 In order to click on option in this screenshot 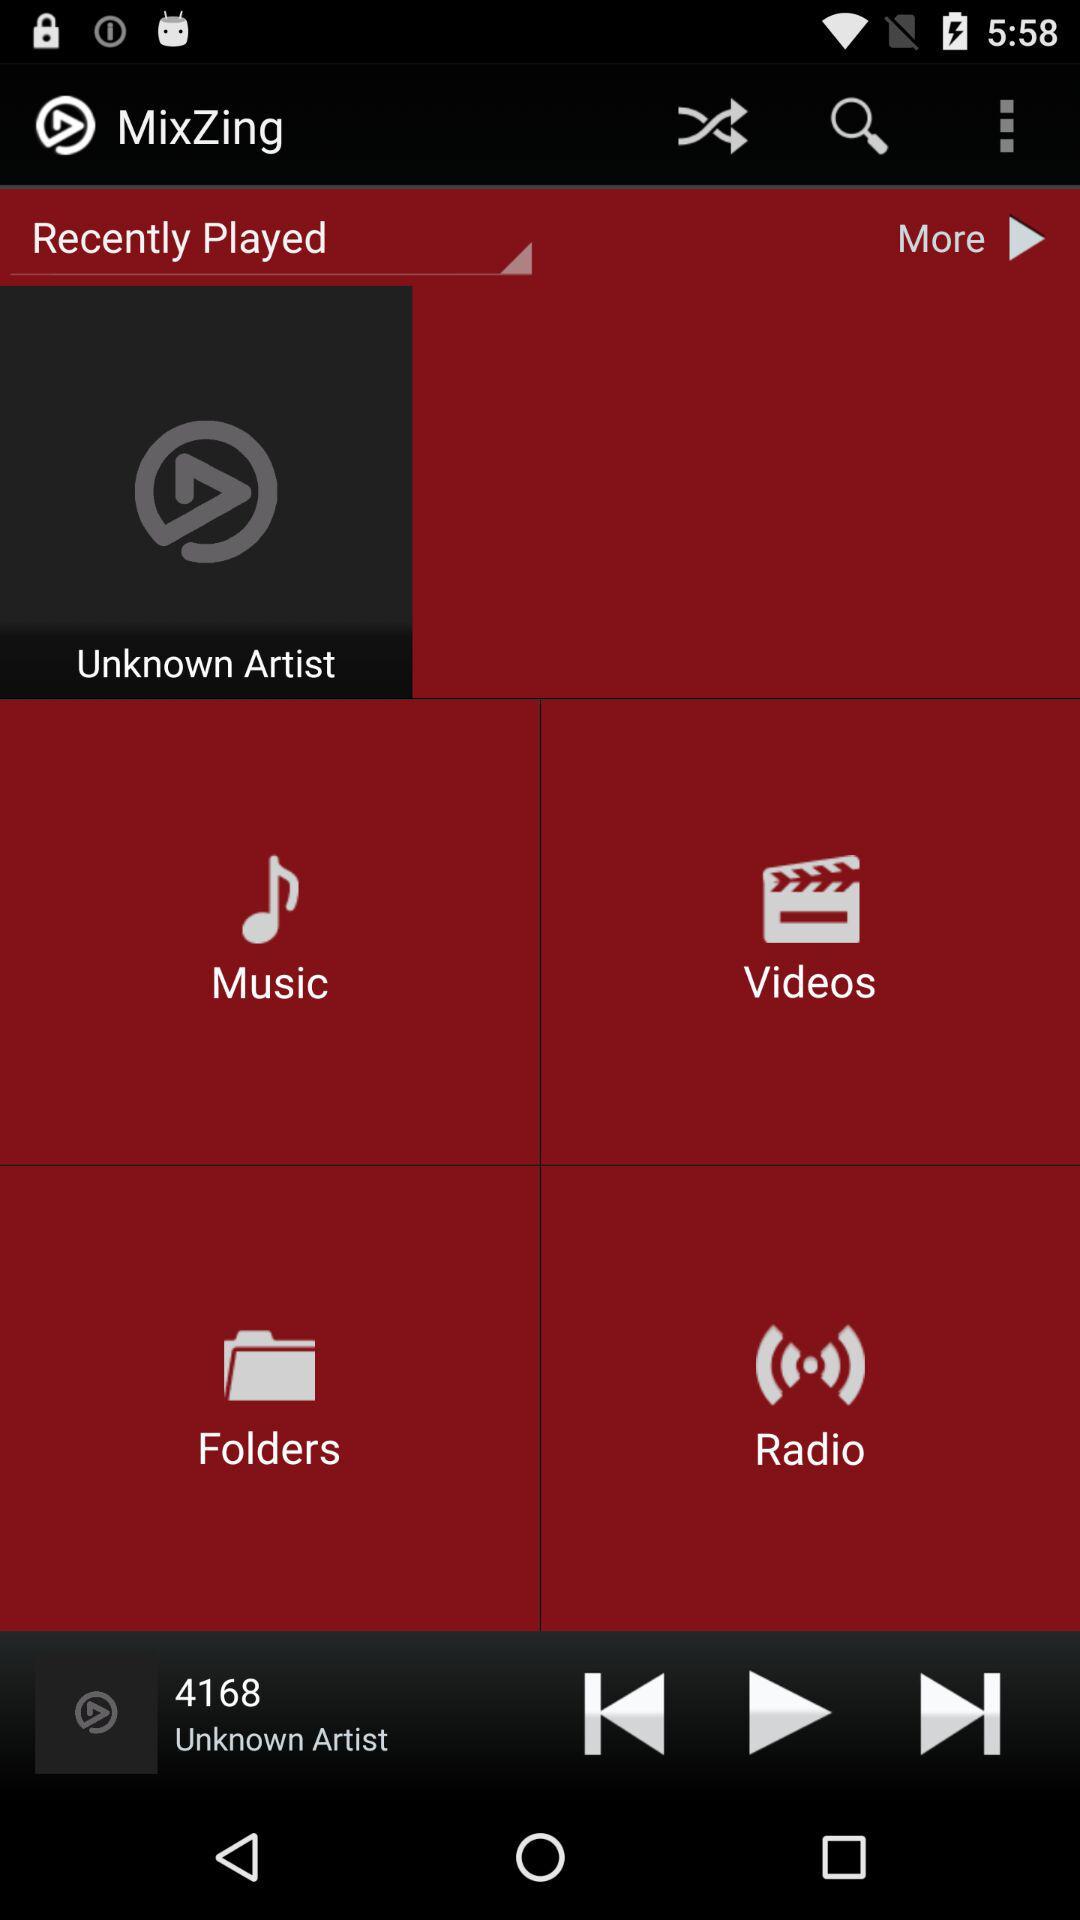, I will do `click(790, 1711)`.